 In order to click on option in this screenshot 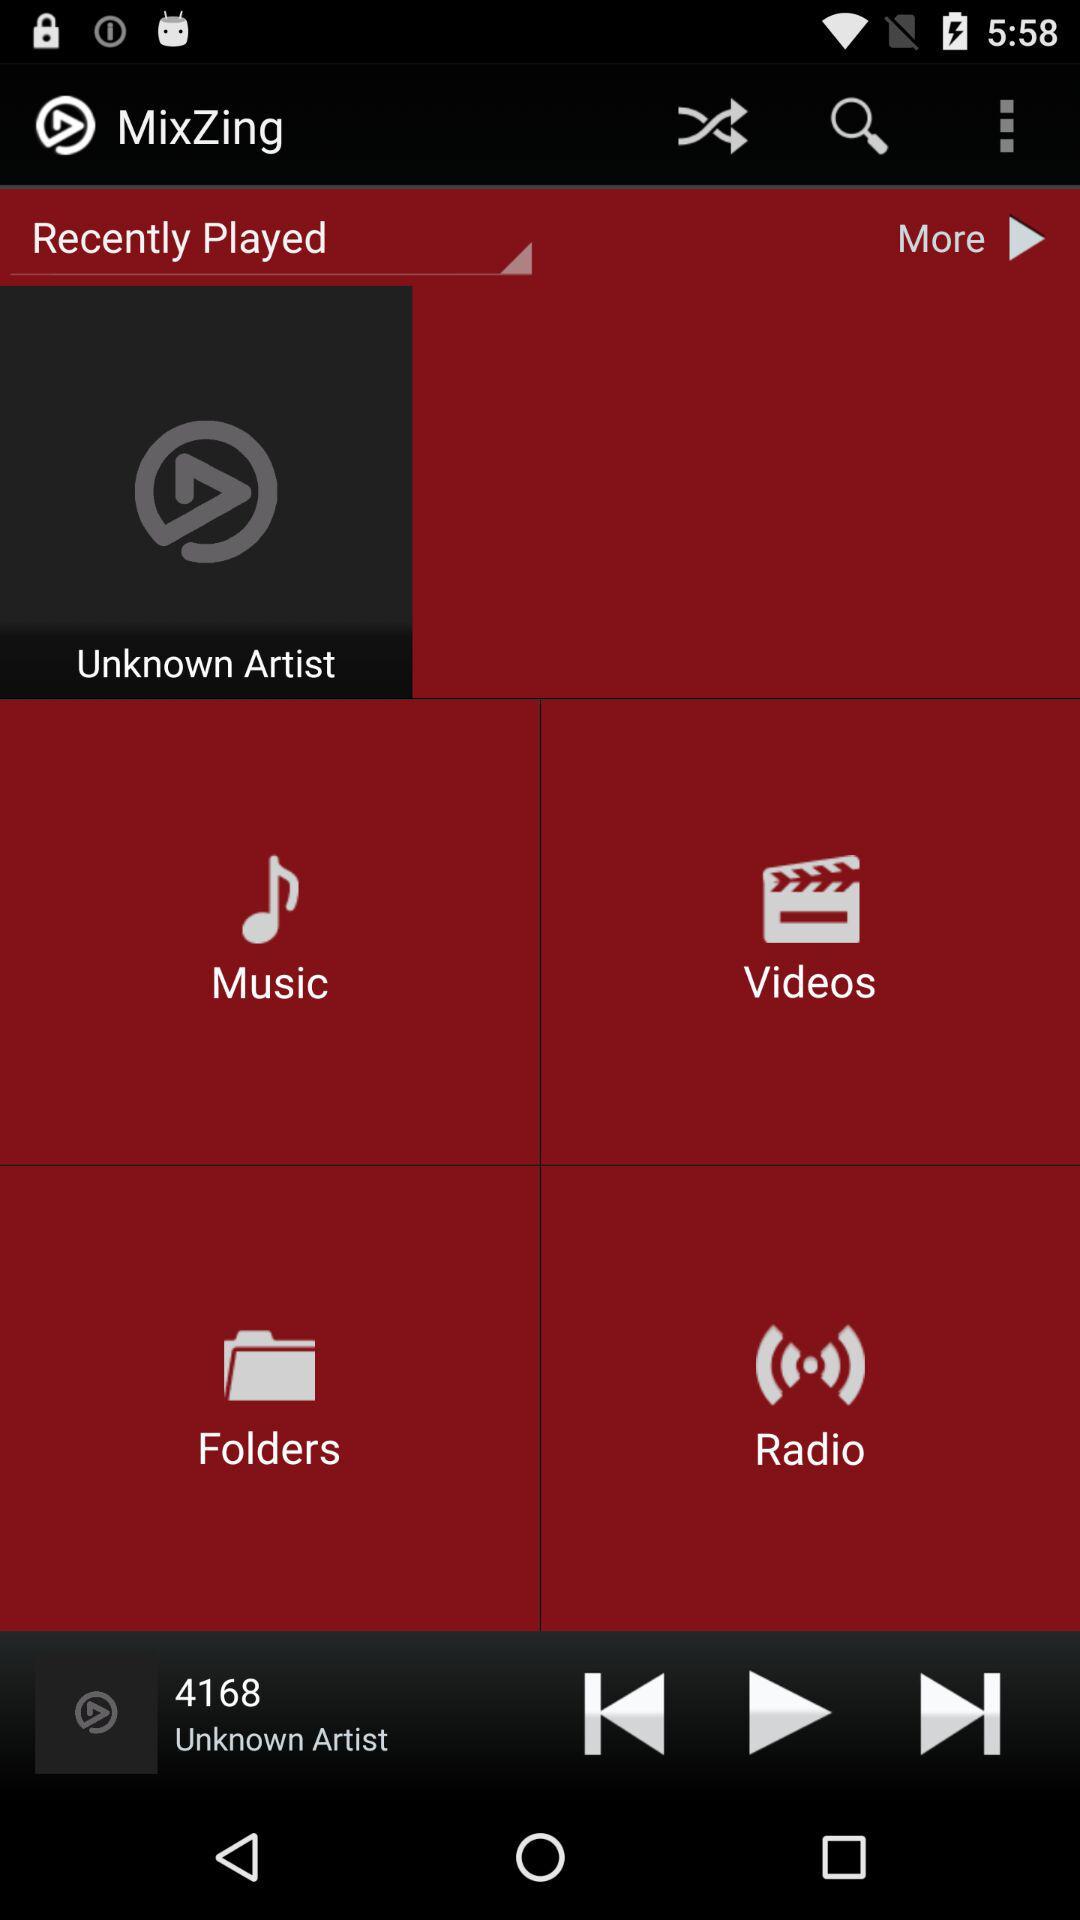, I will do `click(790, 1711)`.